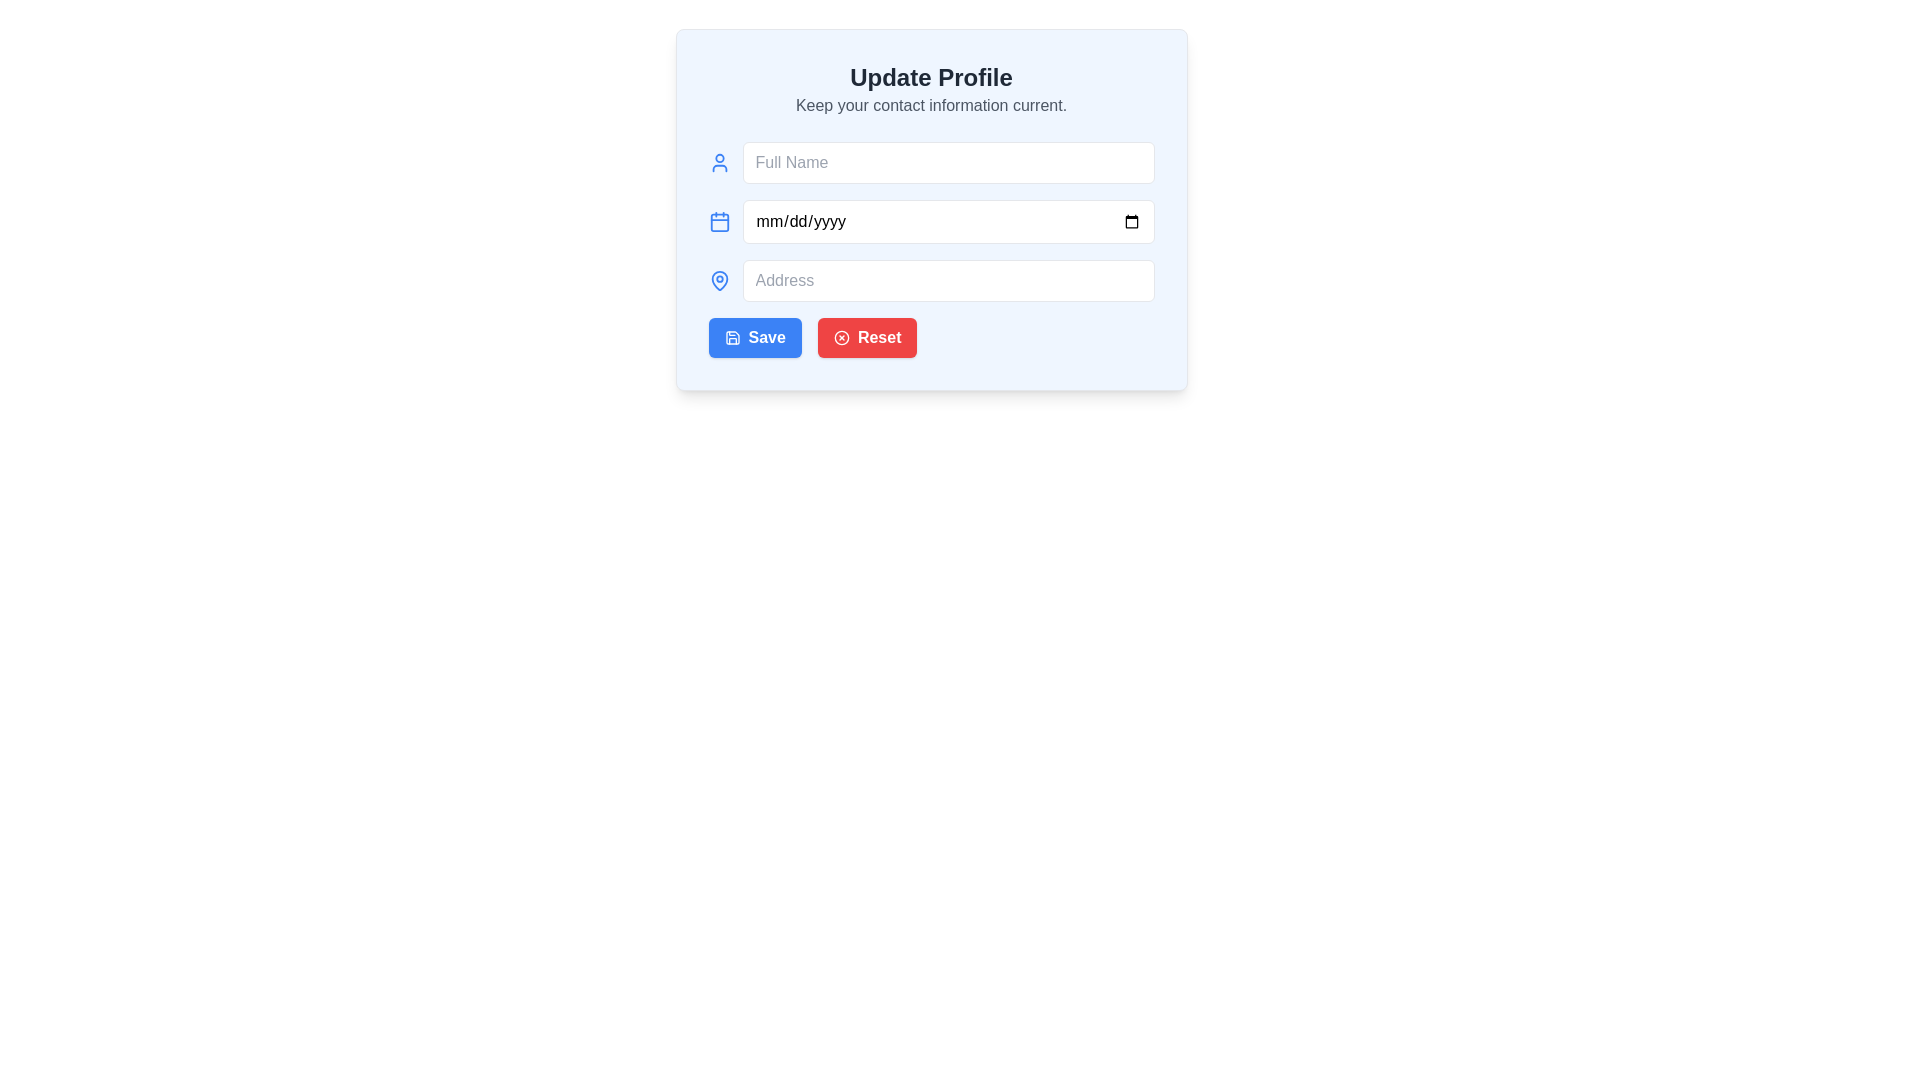 The width and height of the screenshot is (1920, 1080). Describe the element at coordinates (719, 161) in the screenshot. I see `the user profile icon located to the left of the 'Full Name' input field` at that location.